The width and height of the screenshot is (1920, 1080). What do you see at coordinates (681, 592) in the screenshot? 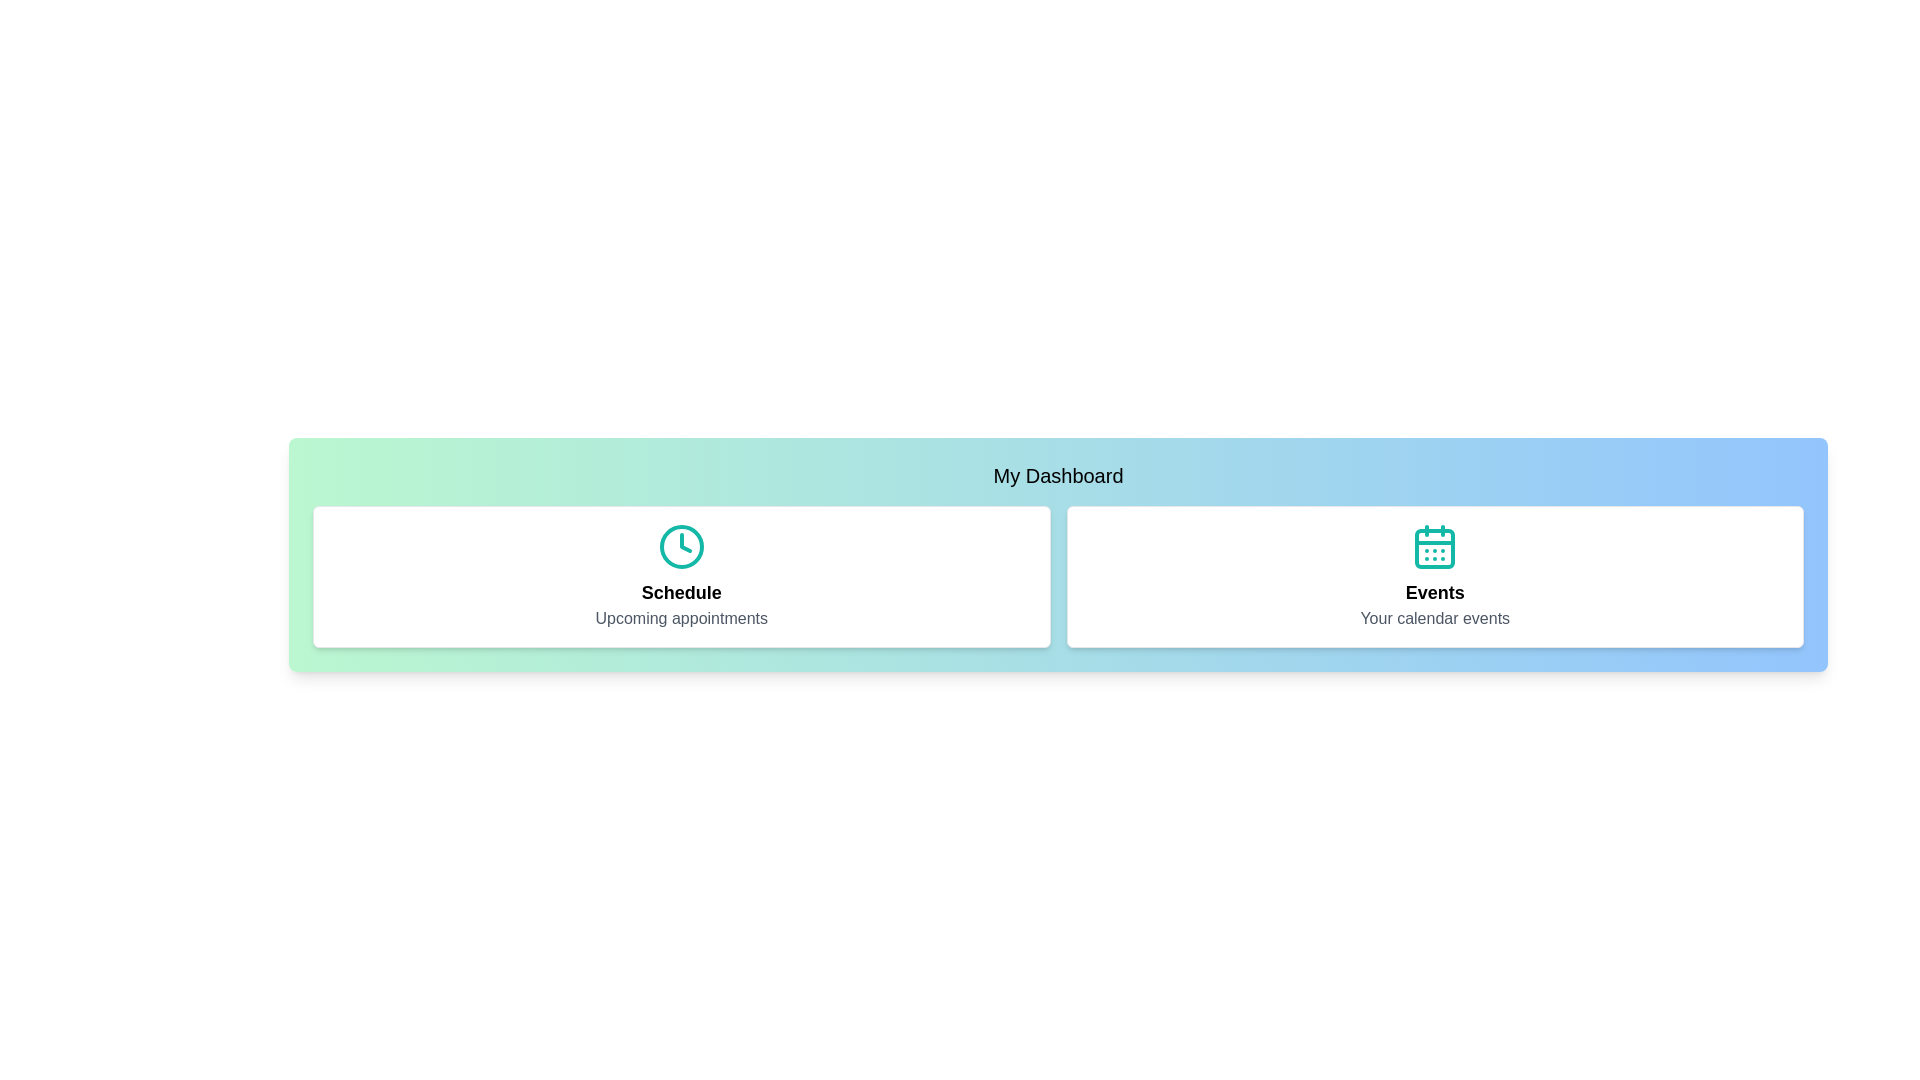
I see `the 'Schedule' text label, which is a bold and large black font displayed within a white card below a teal clock icon` at bounding box center [681, 592].